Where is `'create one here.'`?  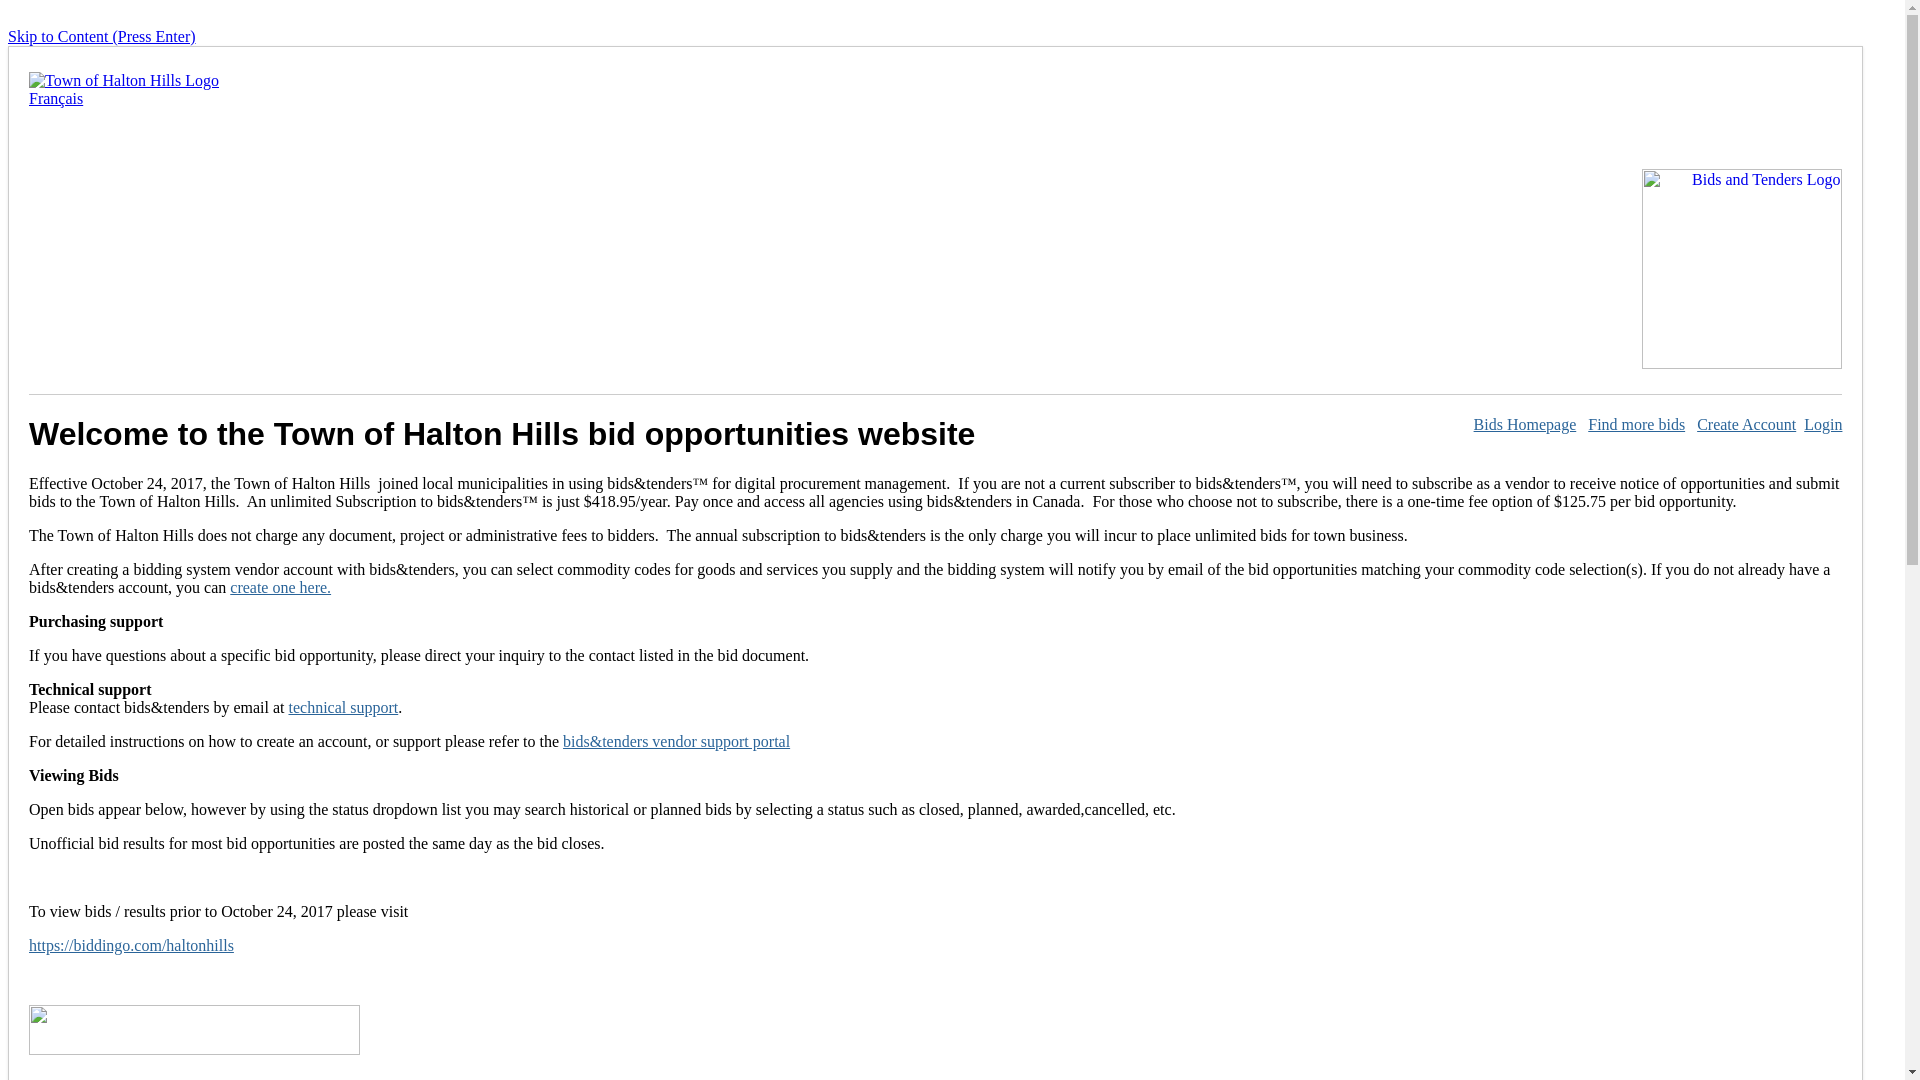 'create one here.' is located at coordinates (279, 586).